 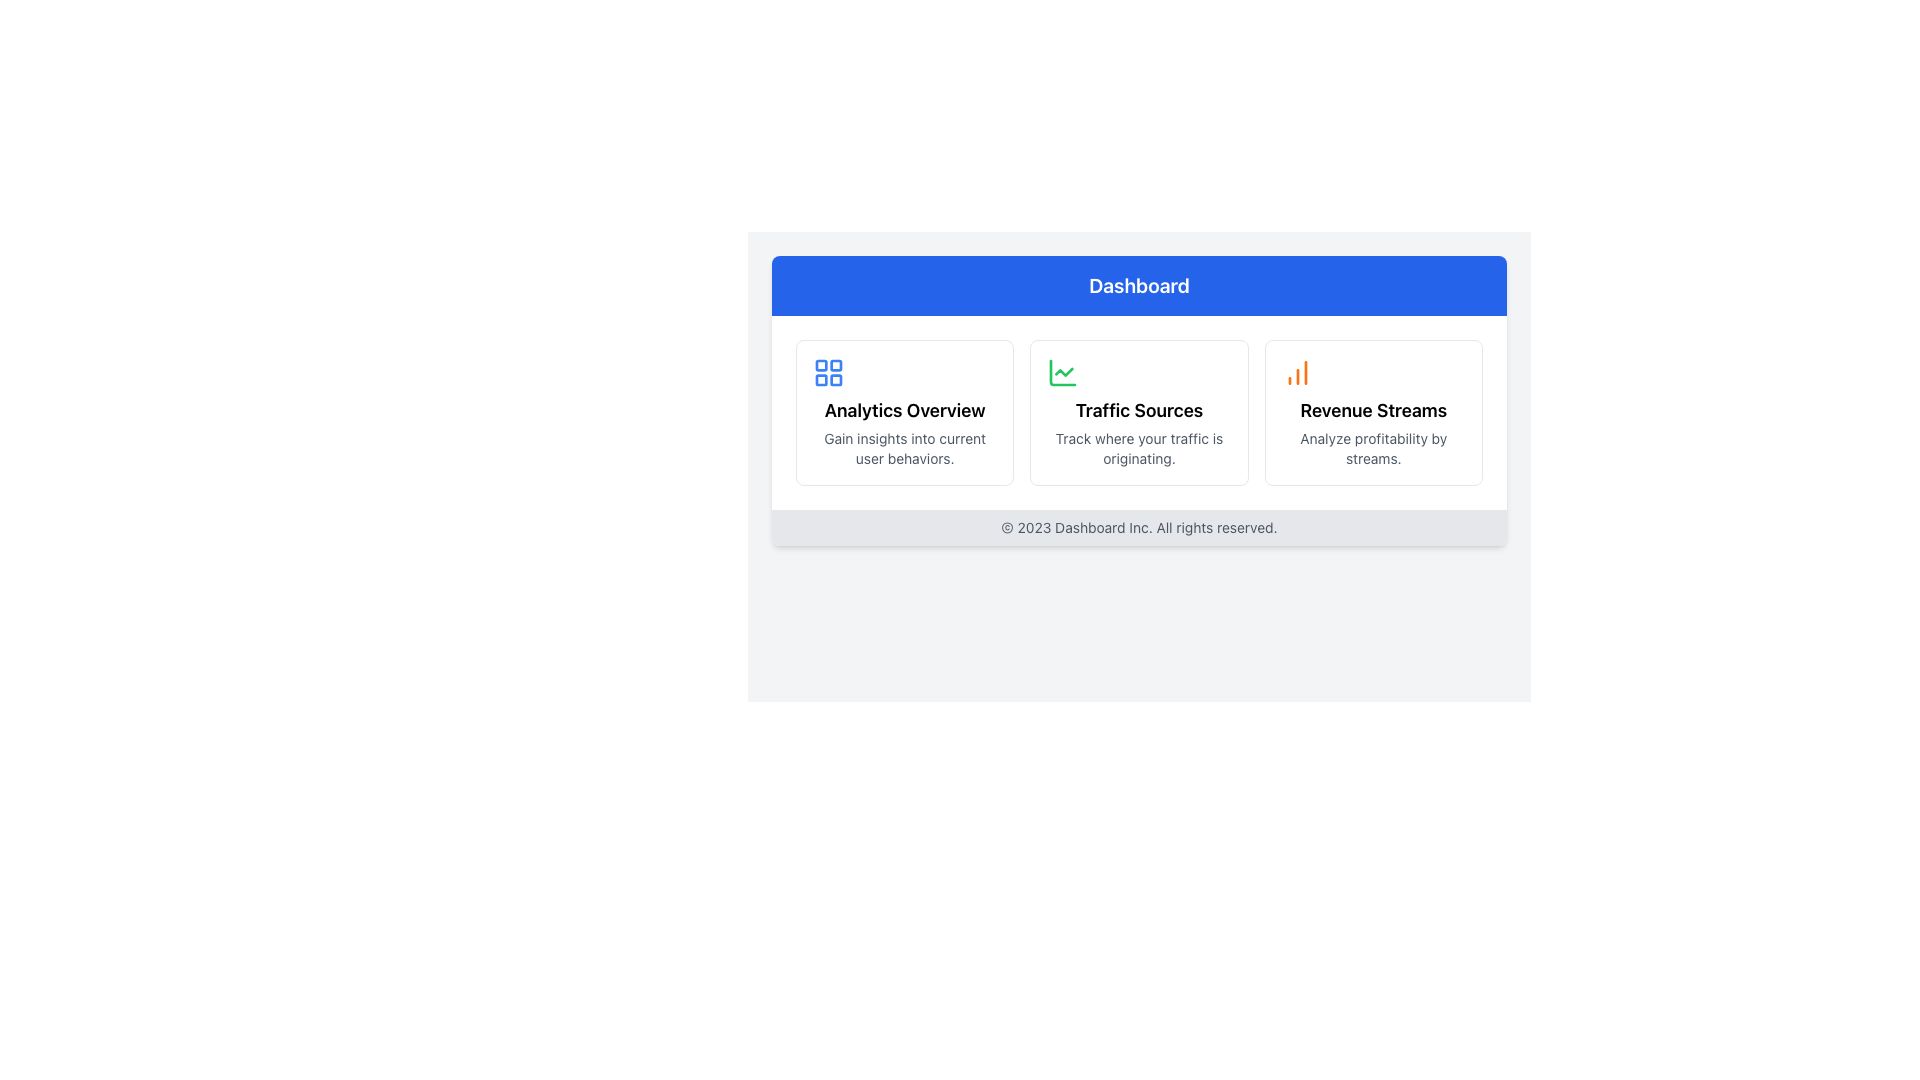 I want to click on the heading label for the Analytics Overview section located in the upper-left corner of the Dashboard tile, so click(x=904, y=410).